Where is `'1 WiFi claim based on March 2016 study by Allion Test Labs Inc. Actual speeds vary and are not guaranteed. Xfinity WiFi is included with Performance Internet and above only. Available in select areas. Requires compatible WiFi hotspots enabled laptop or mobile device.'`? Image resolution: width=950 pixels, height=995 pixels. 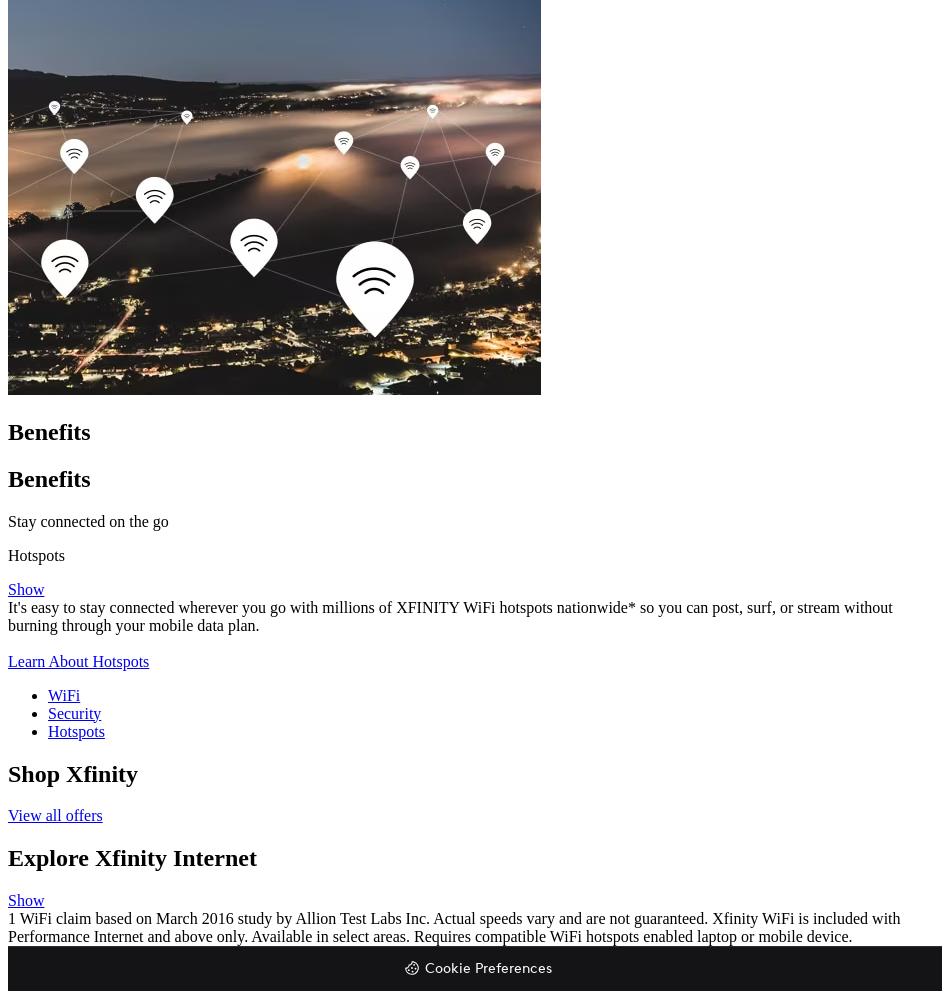
'1 WiFi claim based on March 2016 study by Allion Test Labs Inc. Actual speeds vary and are not guaranteed. Xfinity WiFi is included with Performance Internet and above only. Available in select areas. Requires compatible WiFi hotspots enabled laptop or mobile device.' is located at coordinates (453, 927).